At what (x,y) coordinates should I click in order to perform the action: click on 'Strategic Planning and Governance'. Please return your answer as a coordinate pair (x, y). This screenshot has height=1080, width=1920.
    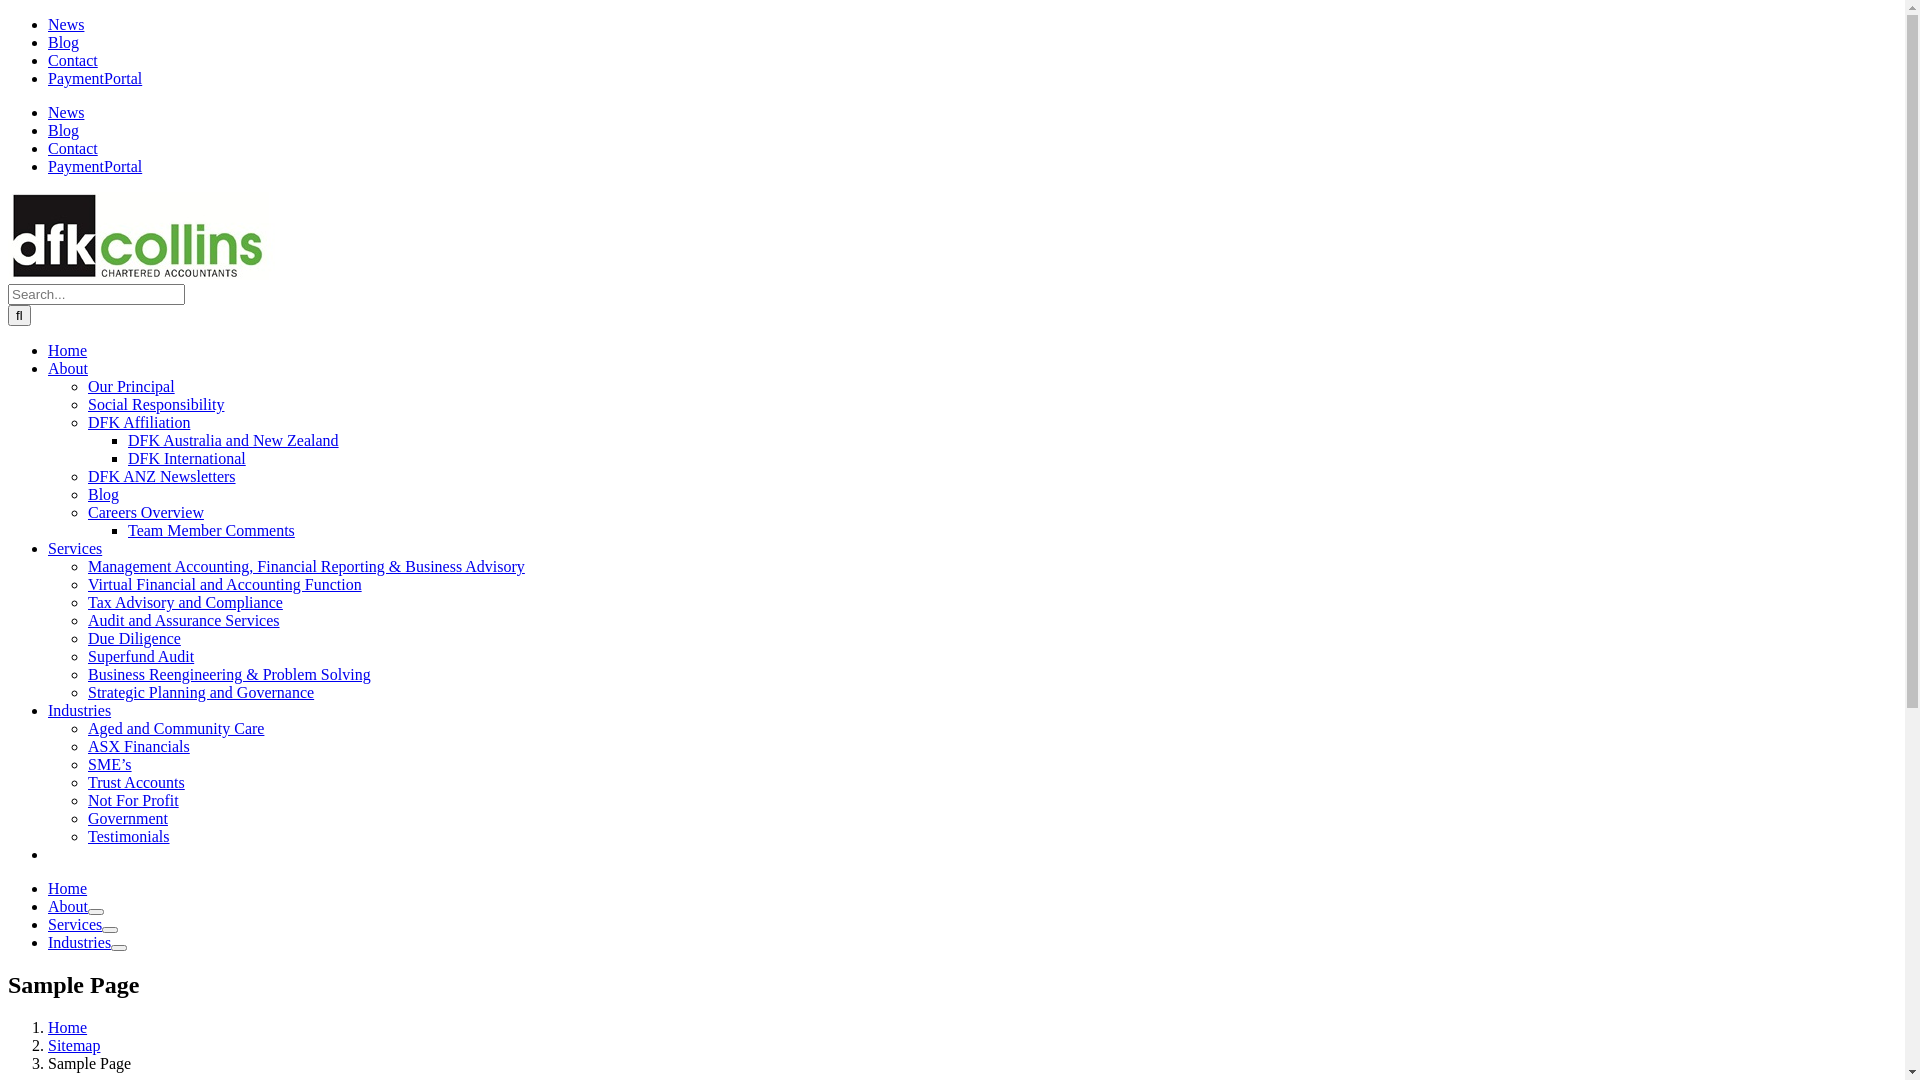
    Looking at the image, I should click on (201, 691).